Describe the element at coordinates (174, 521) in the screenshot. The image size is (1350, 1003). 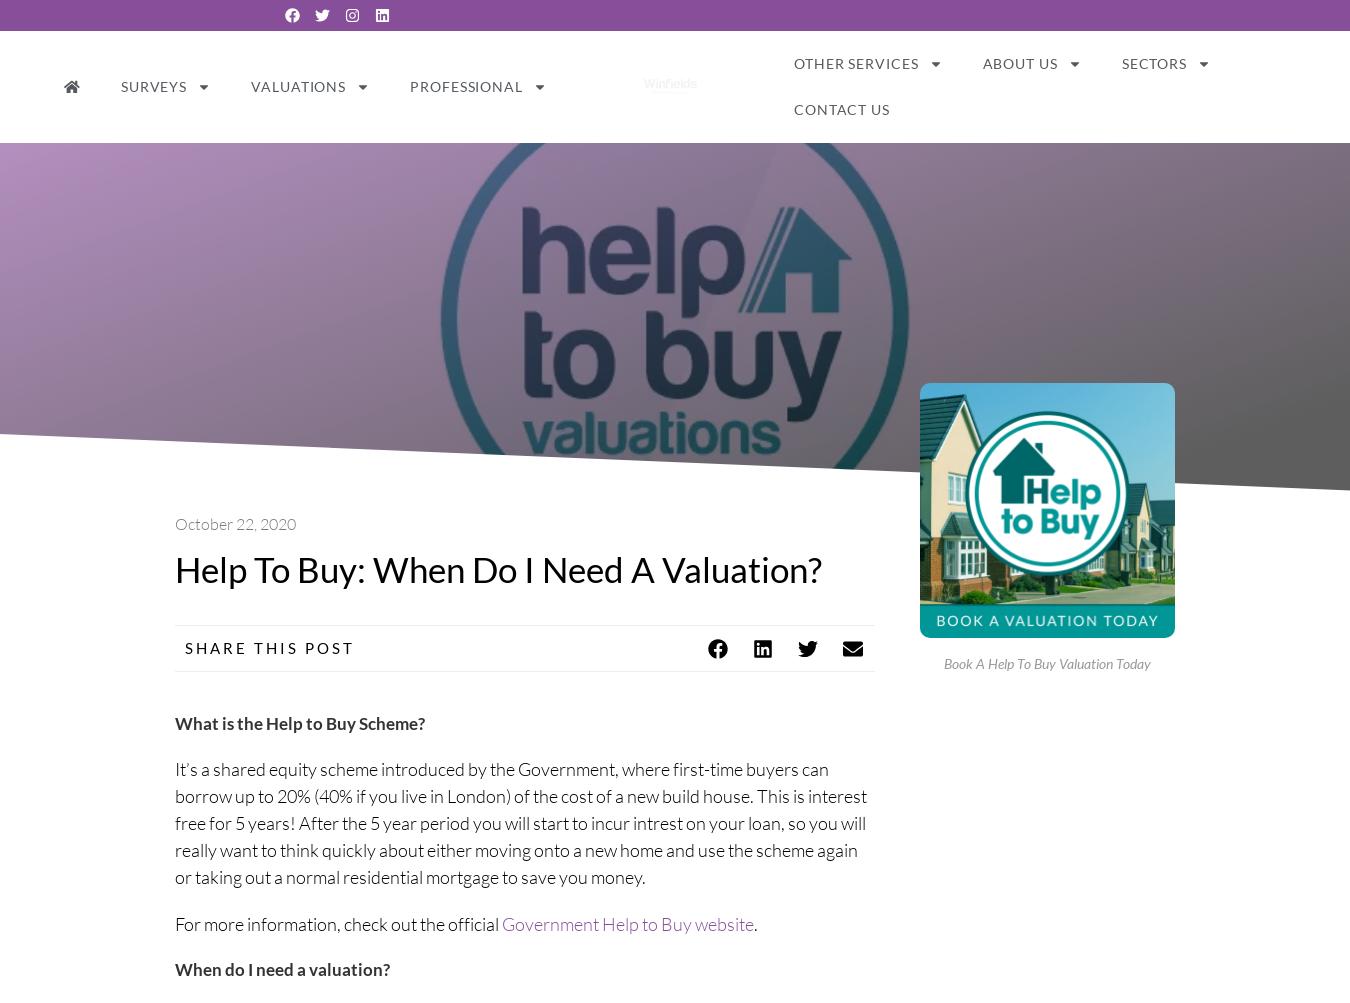
I see `'October 22, 2020'` at that location.